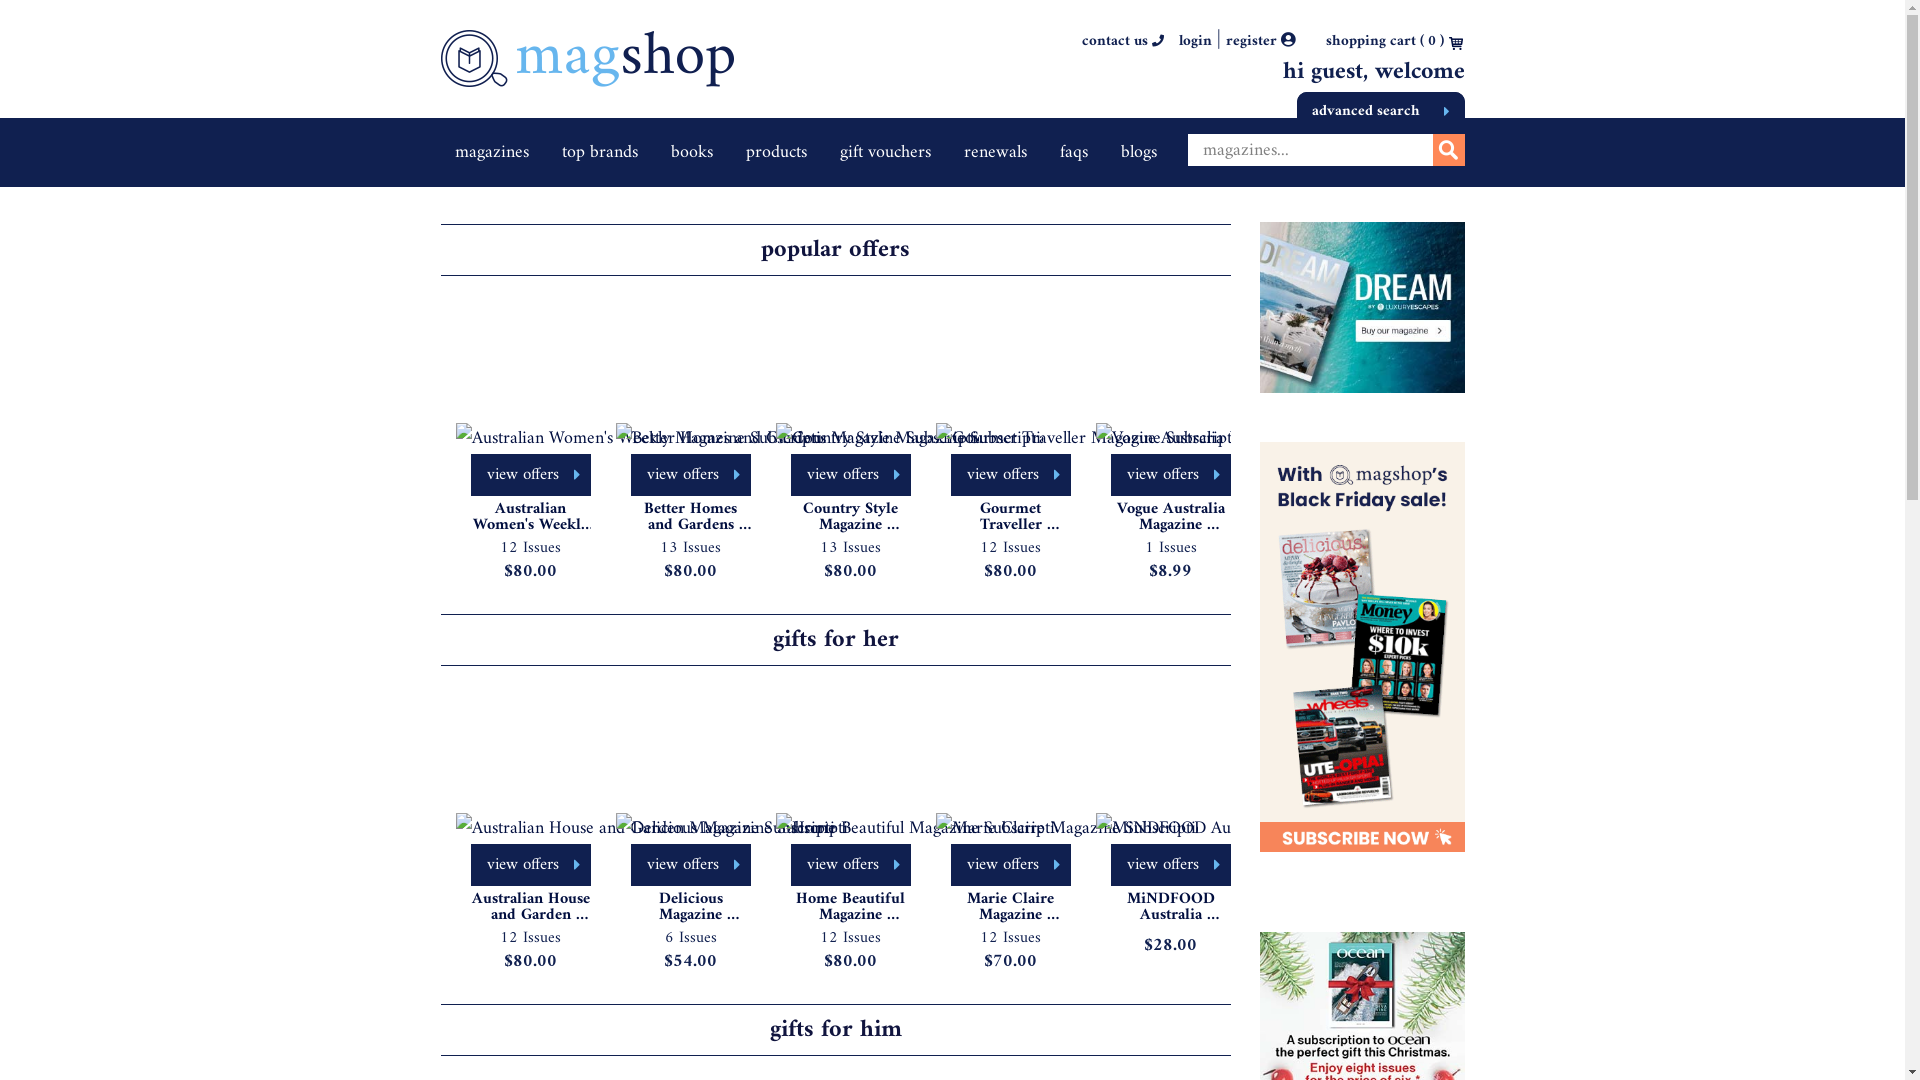 The image size is (1920, 1080). Describe the element at coordinates (995, 151) in the screenshot. I see `'renewals'` at that location.